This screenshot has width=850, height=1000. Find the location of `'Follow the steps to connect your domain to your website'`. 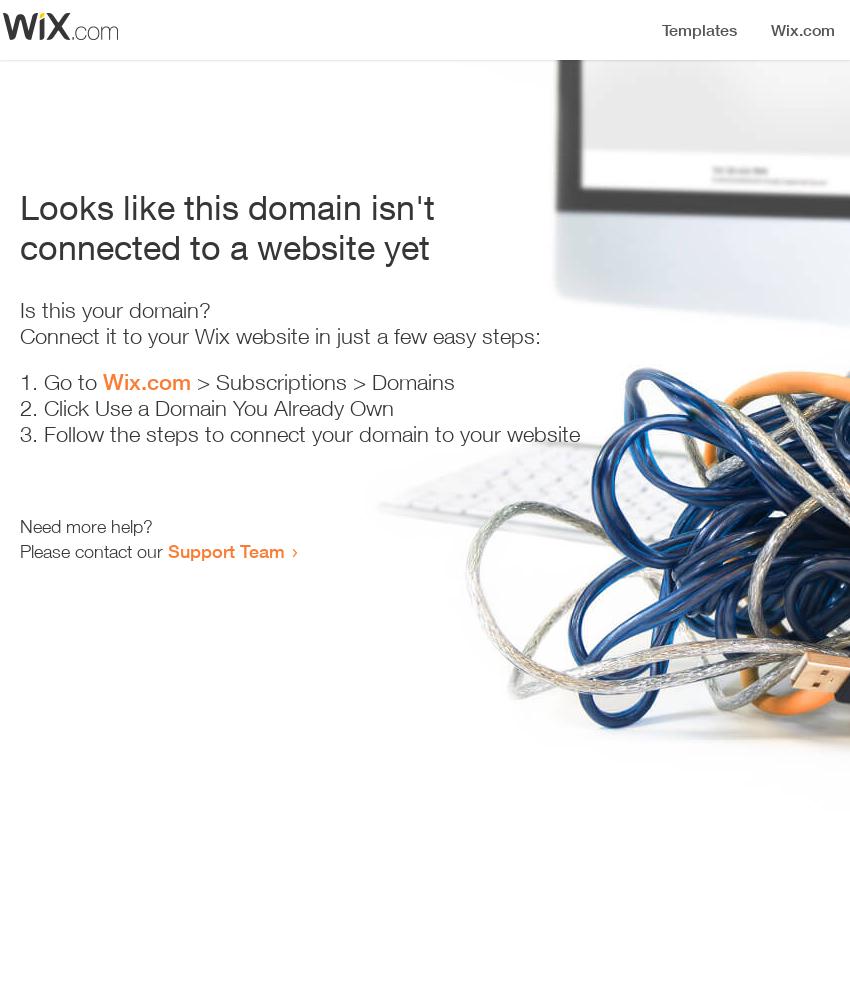

'Follow the steps to connect your domain to your website' is located at coordinates (312, 434).